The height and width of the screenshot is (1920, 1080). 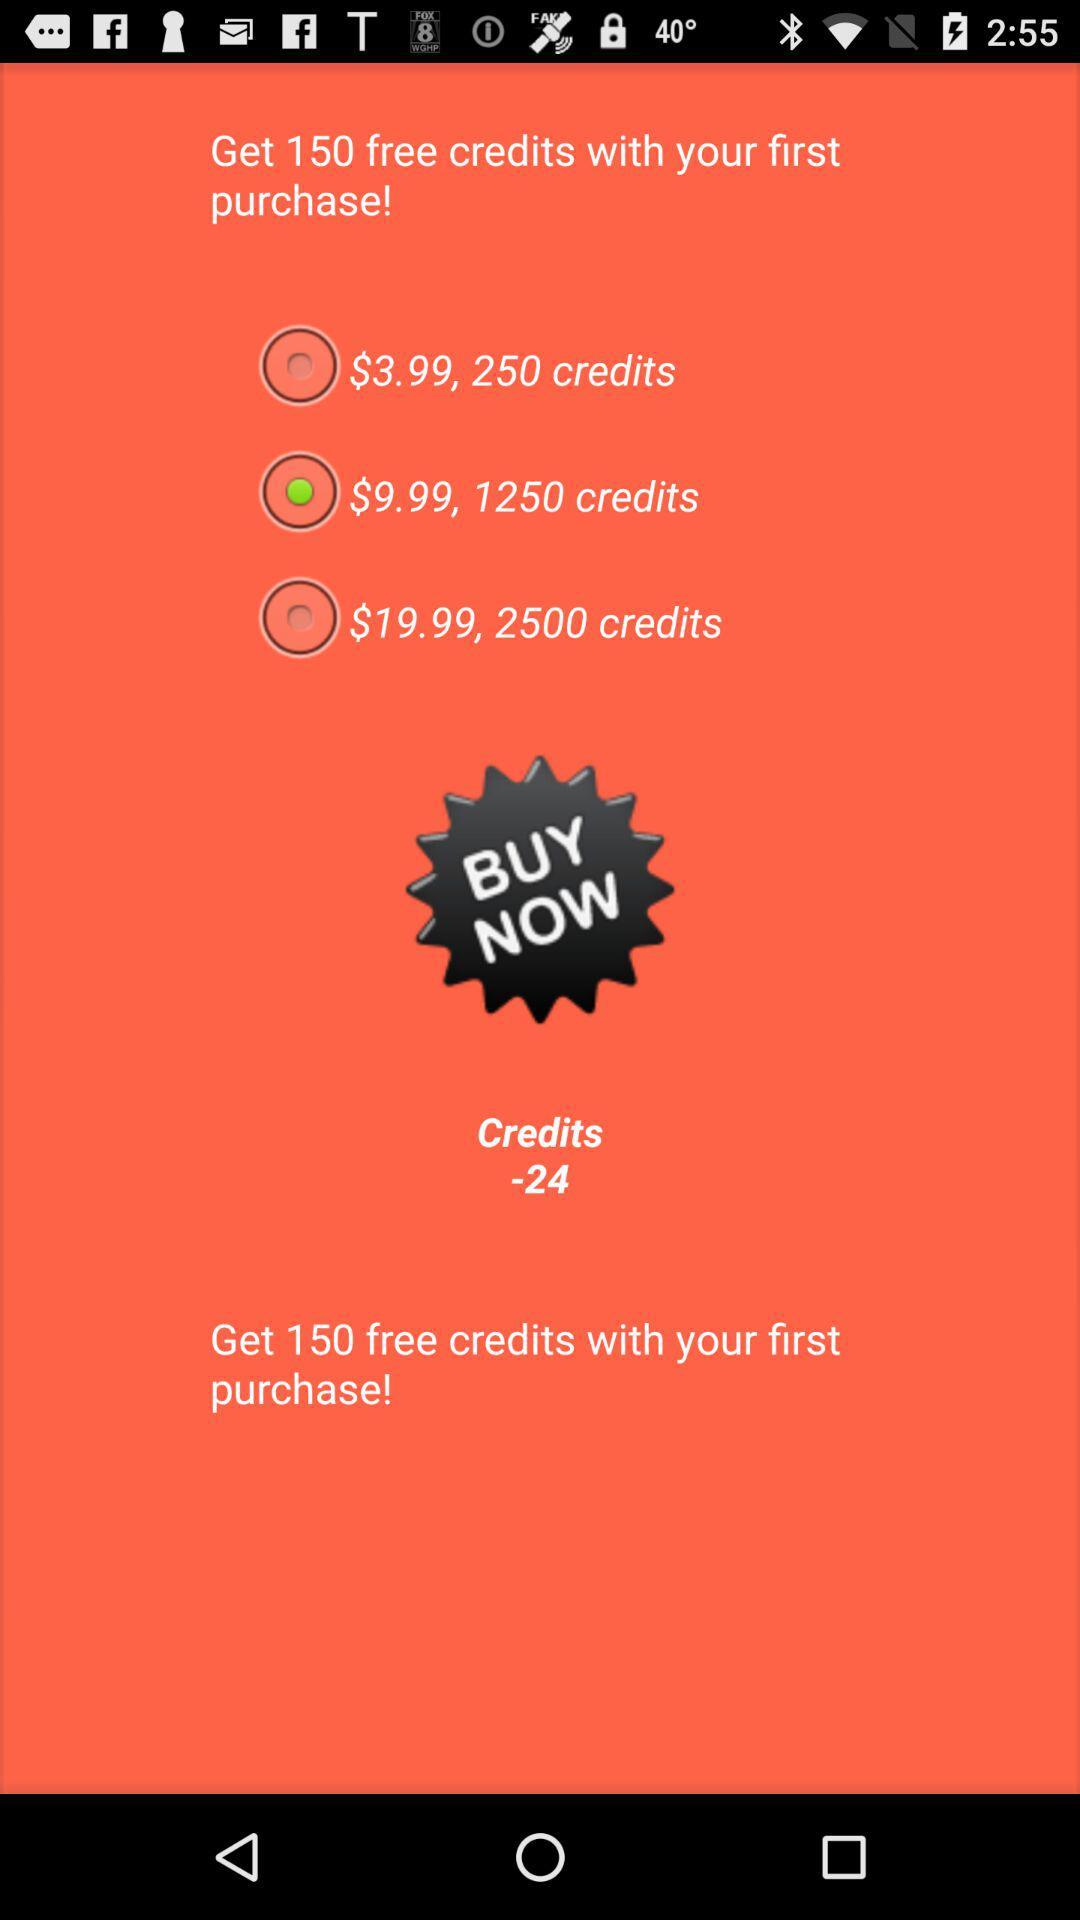 I want to click on app above credits, so click(x=540, y=888).